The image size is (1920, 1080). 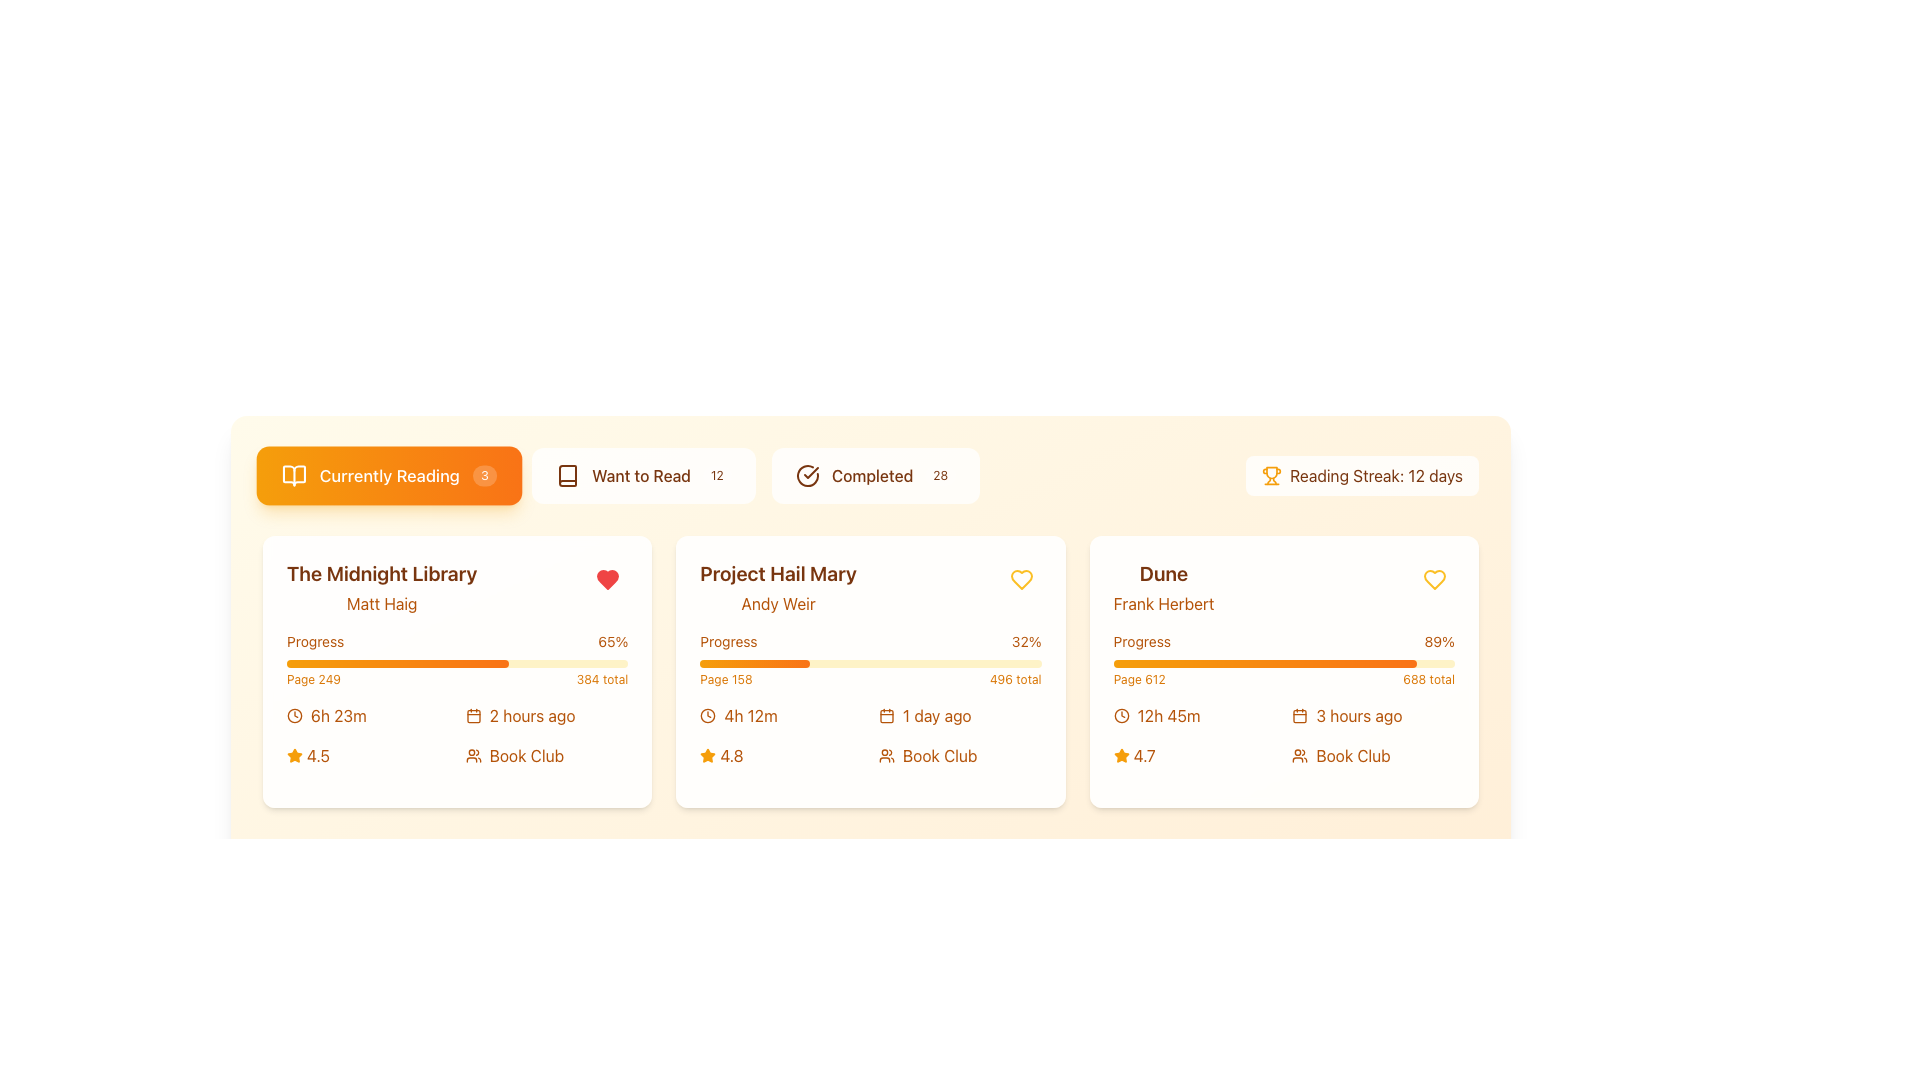 What do you see at coordinates (293, 755) in the screenshot?
I see `the golden star-shaped icon located at the bottom part of 'The Midnight Library' card` at bounding box center [293, 755].